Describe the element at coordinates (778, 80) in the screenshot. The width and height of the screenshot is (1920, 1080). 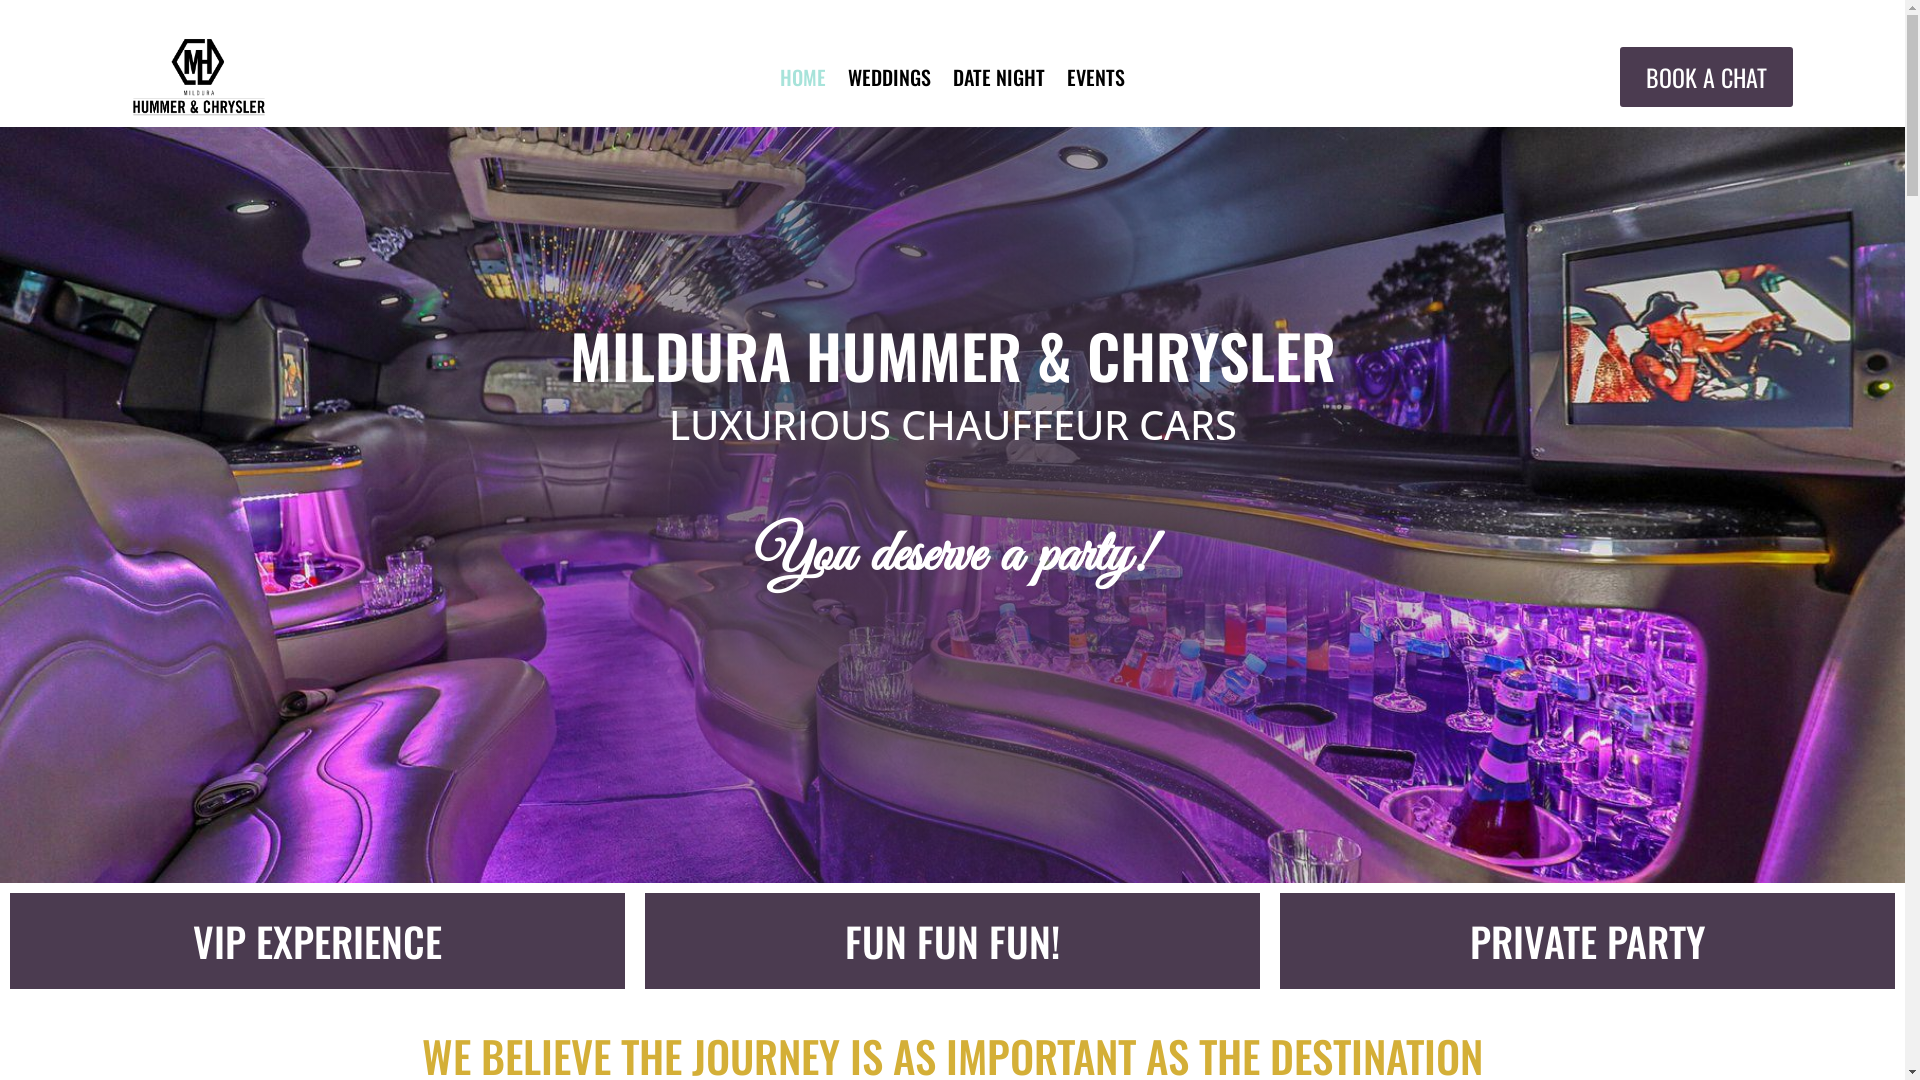
I see `'HOME'` at that location.